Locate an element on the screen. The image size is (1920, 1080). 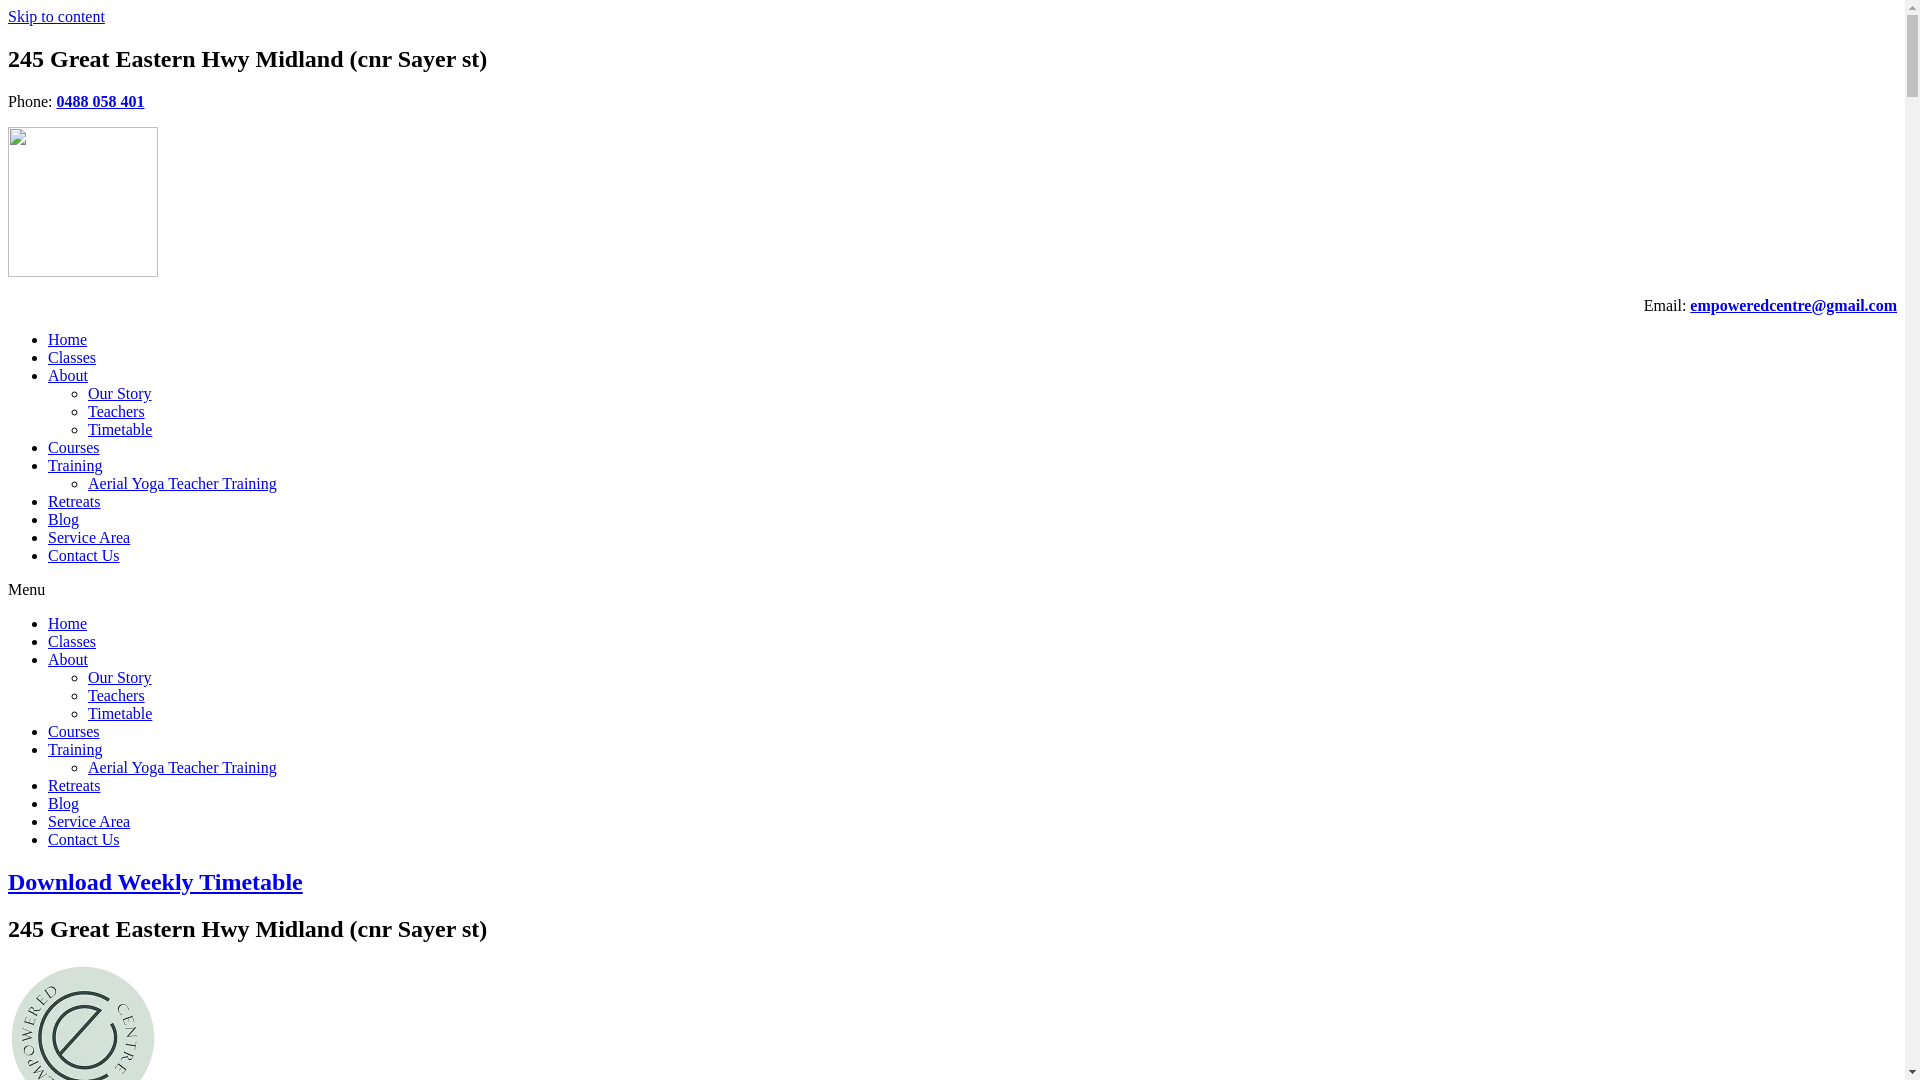
'Aerial Yoga Teacher Training' is located at coordinates (86, 483).